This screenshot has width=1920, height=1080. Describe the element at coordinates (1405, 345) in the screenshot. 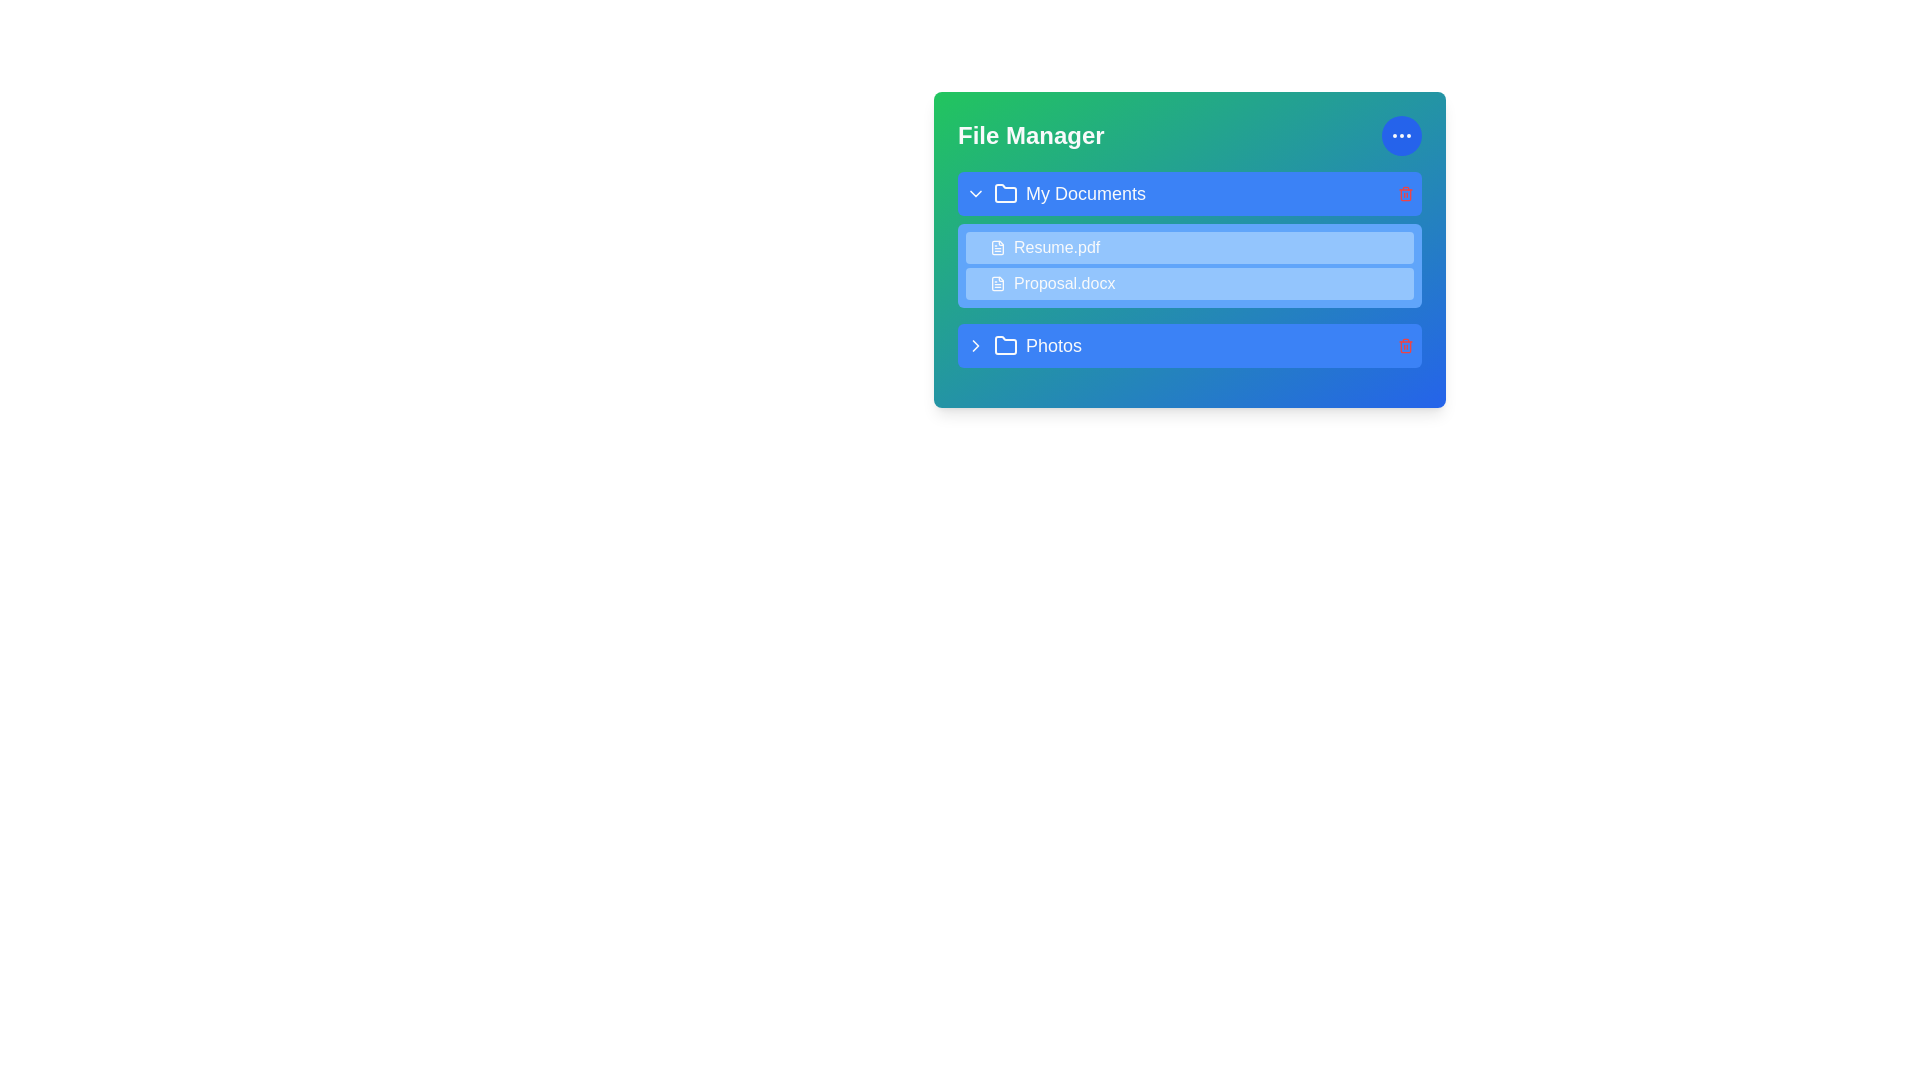

I see `the delete icon for the 'Photos' section, which is the second trash bin icon from the top` at that location.